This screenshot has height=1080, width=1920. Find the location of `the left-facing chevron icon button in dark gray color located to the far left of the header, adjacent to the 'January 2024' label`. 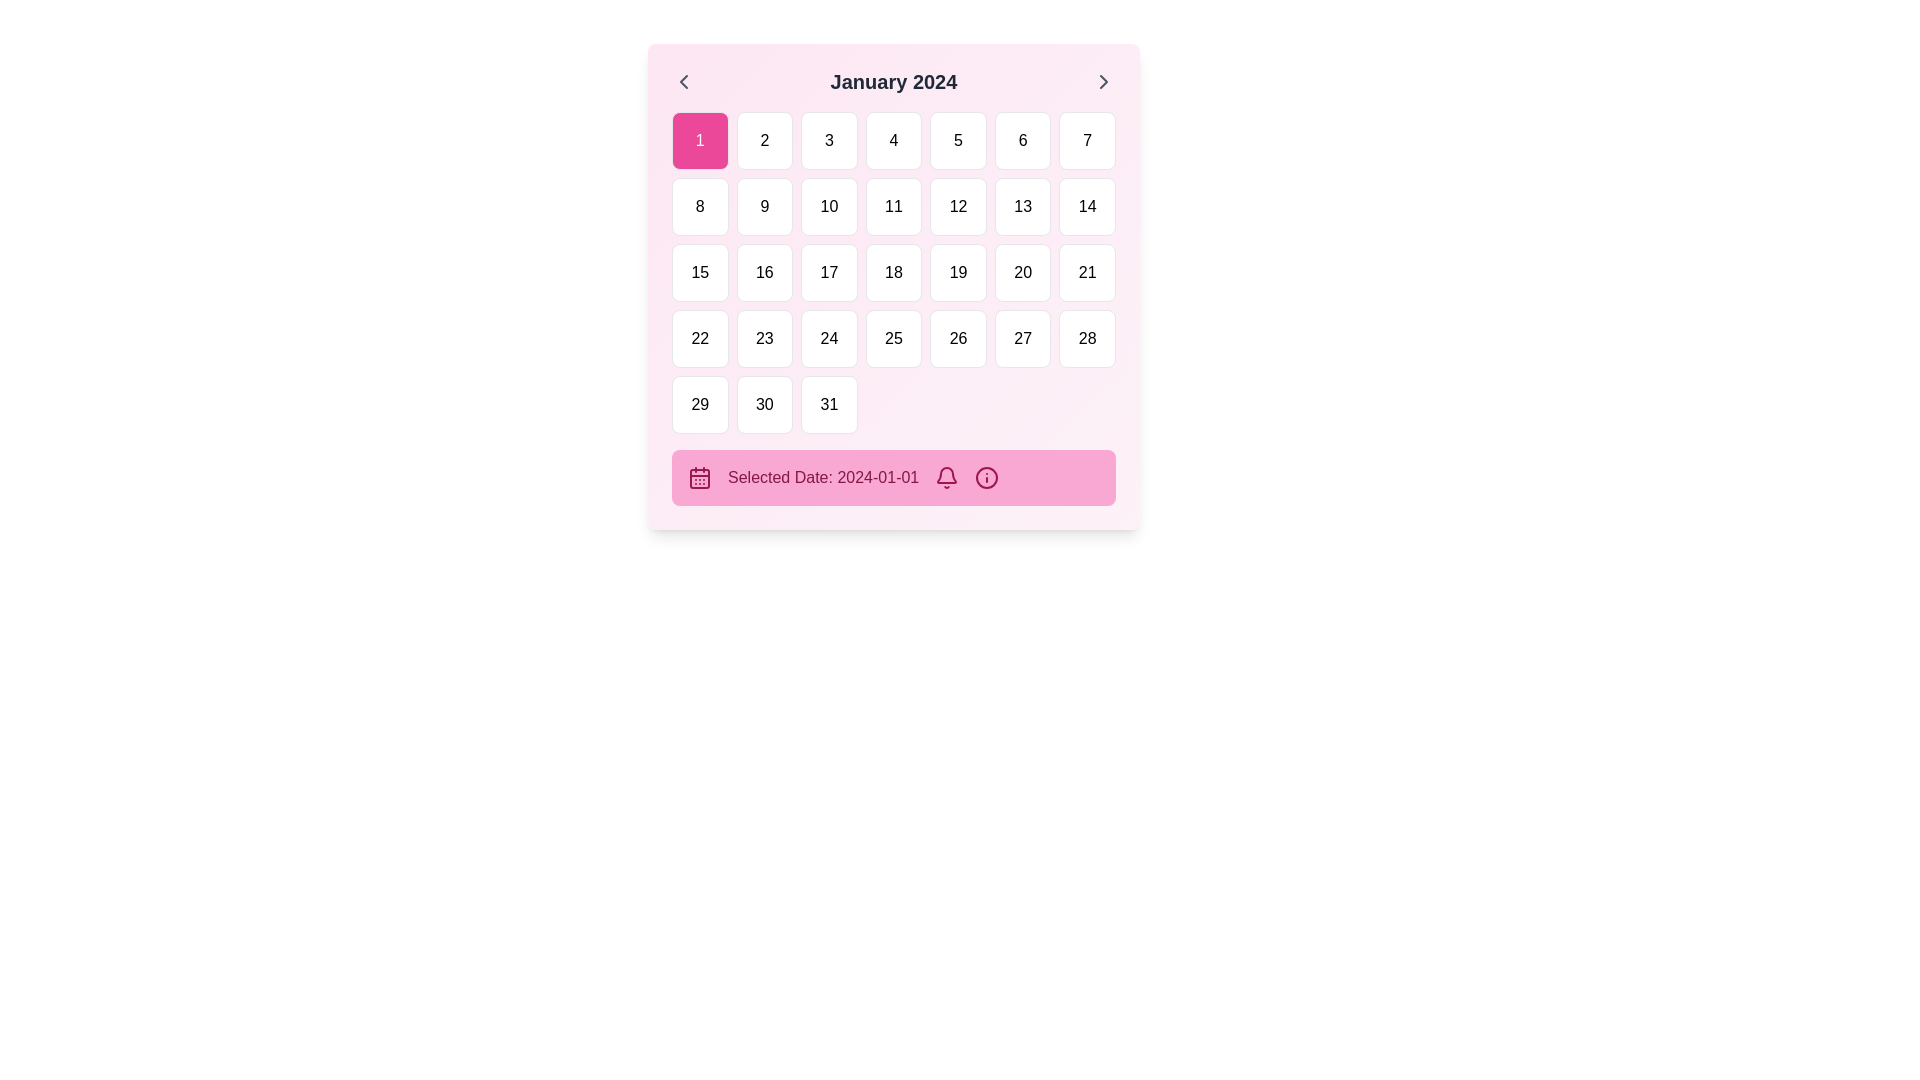

the left-facing chevron icon button in dark gray color located to the far left of the header, adjacent to the 'January 2024' label is located at coordinates (684, 80).